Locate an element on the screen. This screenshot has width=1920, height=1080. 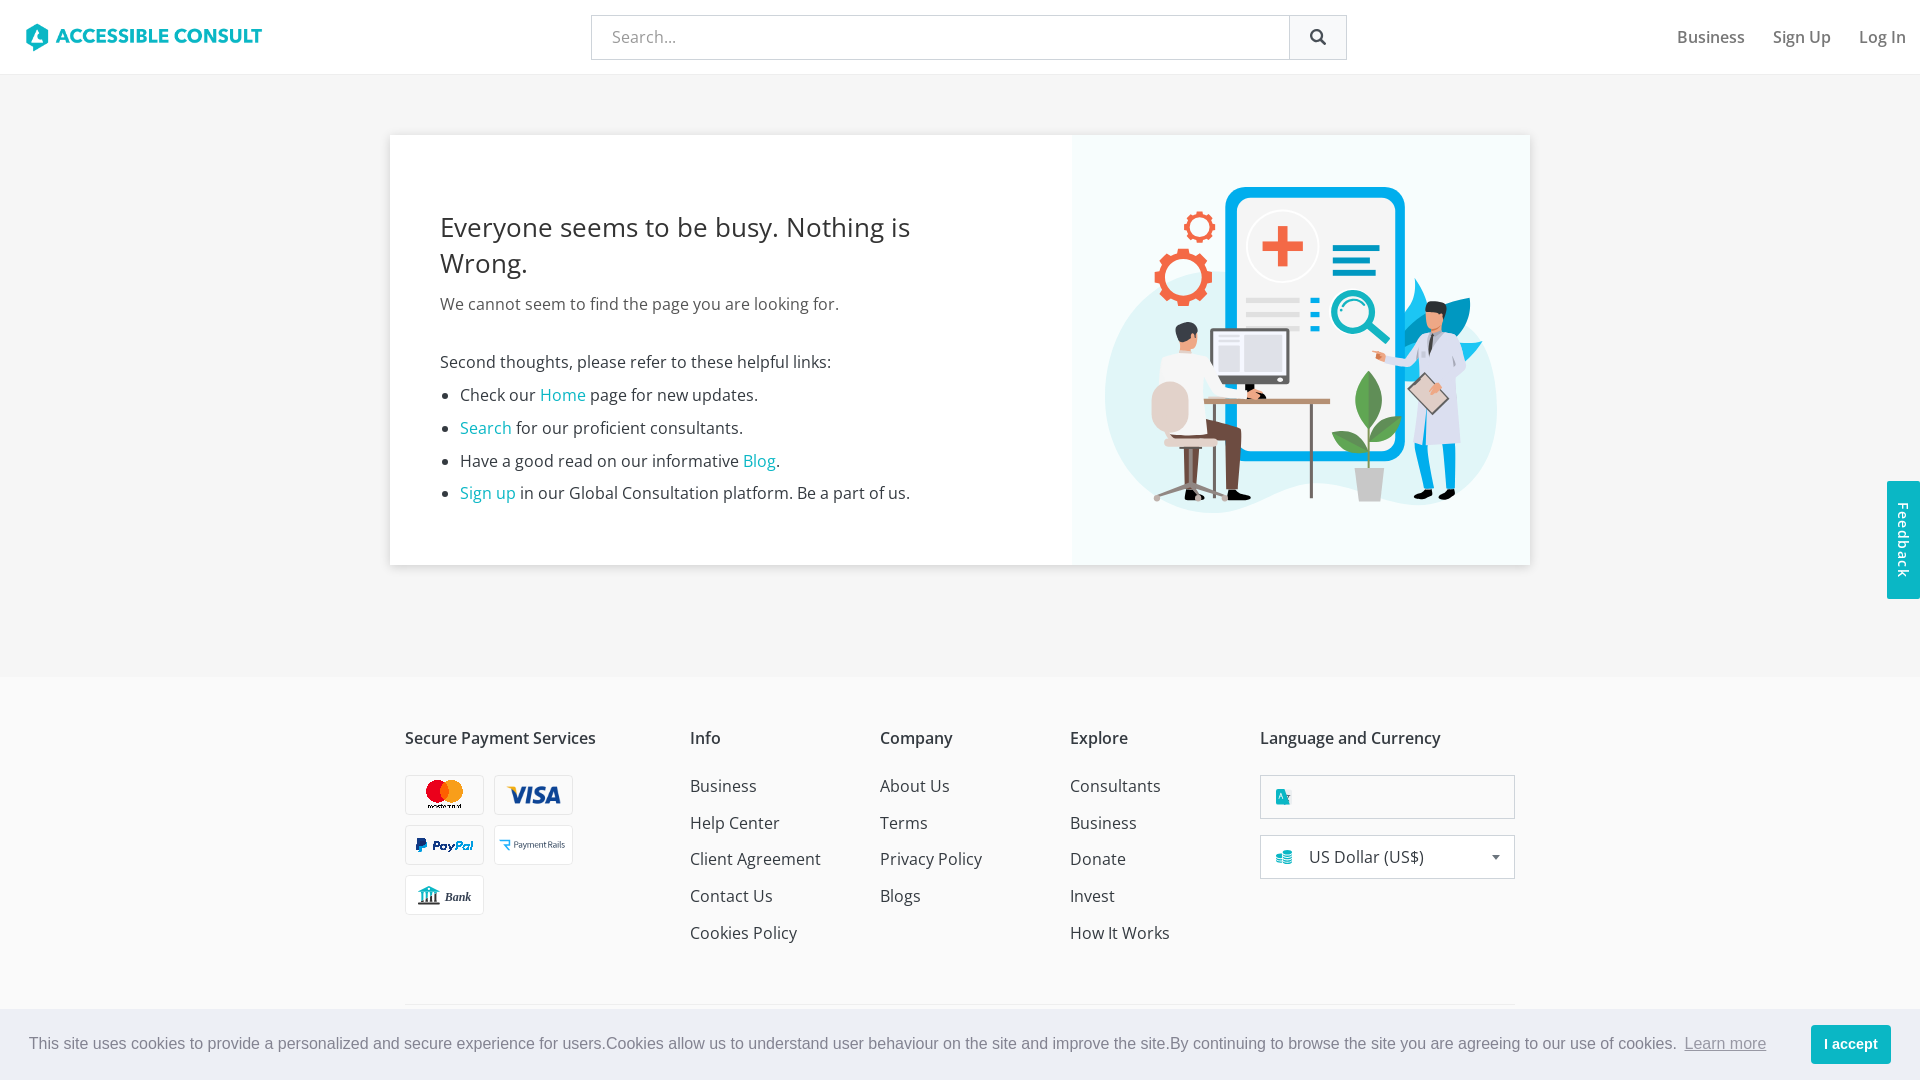
'Consultants' is located at coordinates (1114, 785).